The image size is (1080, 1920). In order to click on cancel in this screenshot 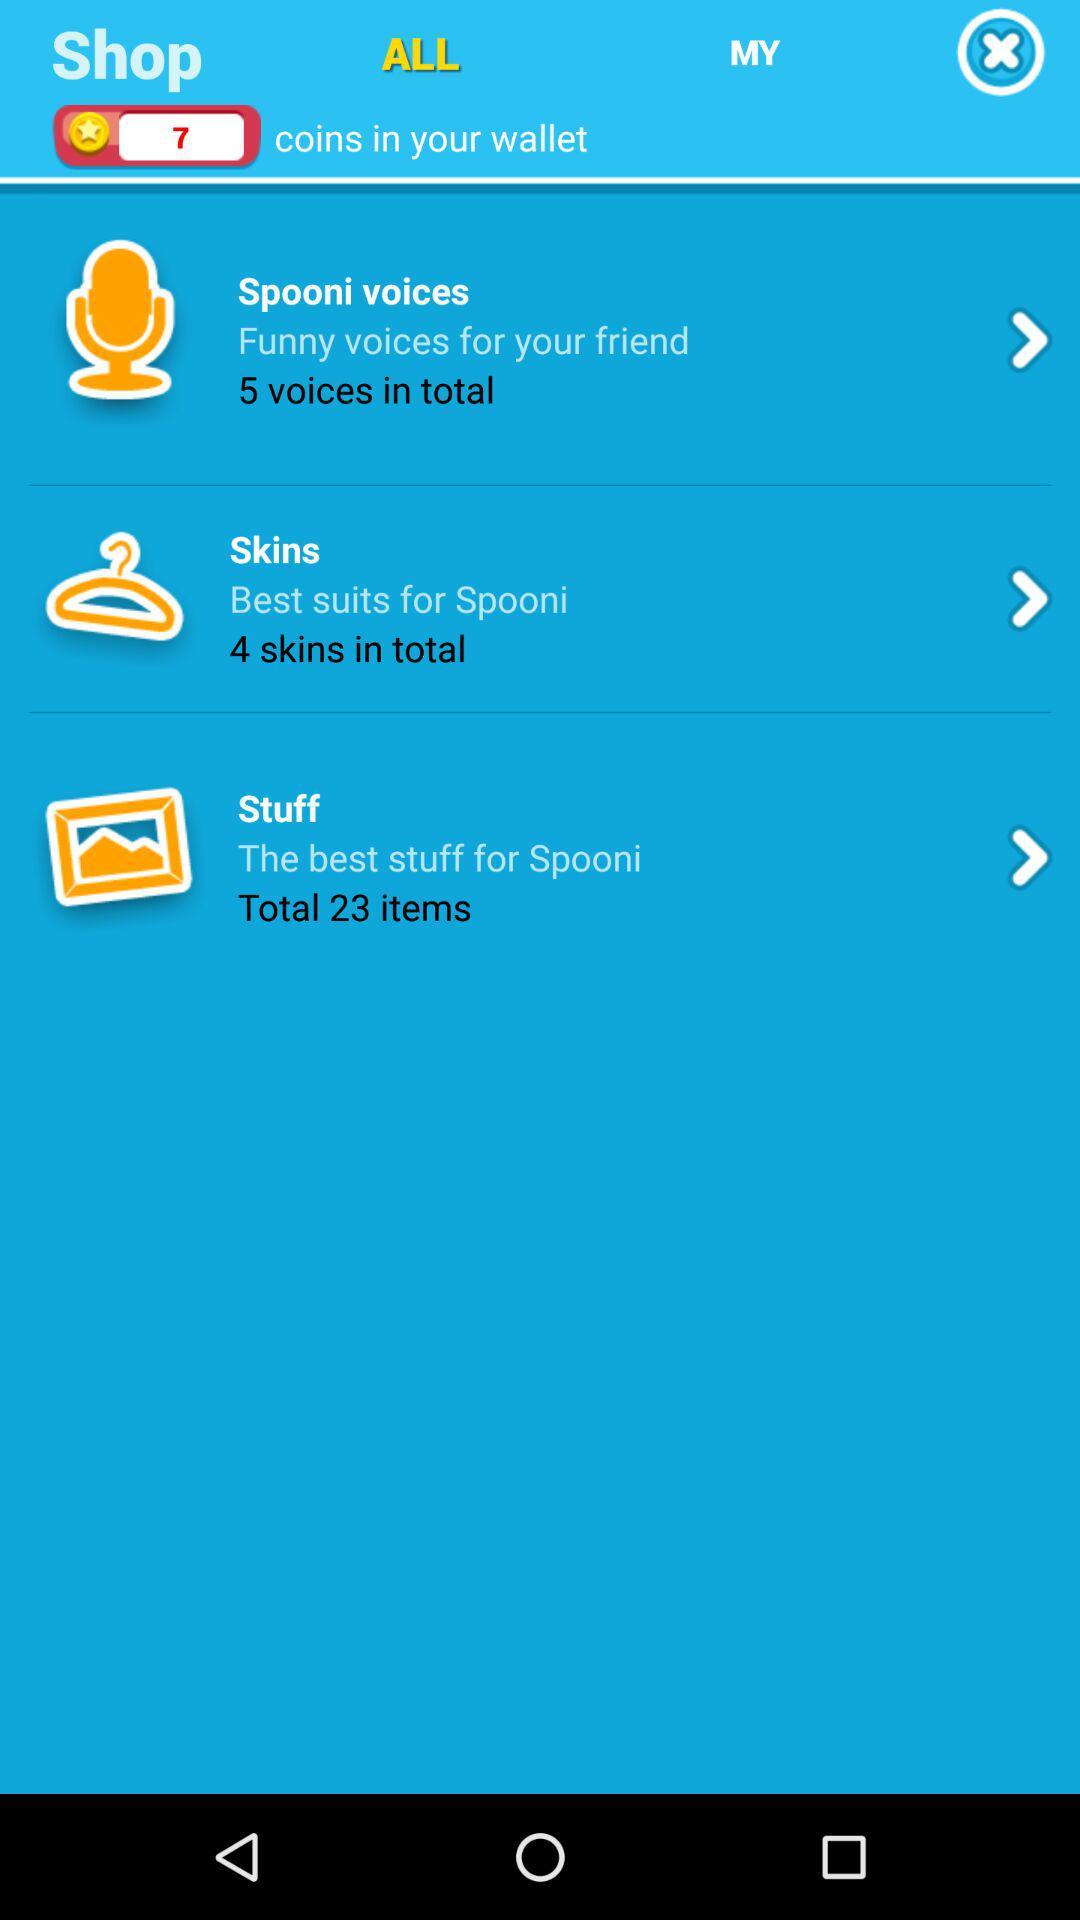, I will do `click(1000, 52)`.